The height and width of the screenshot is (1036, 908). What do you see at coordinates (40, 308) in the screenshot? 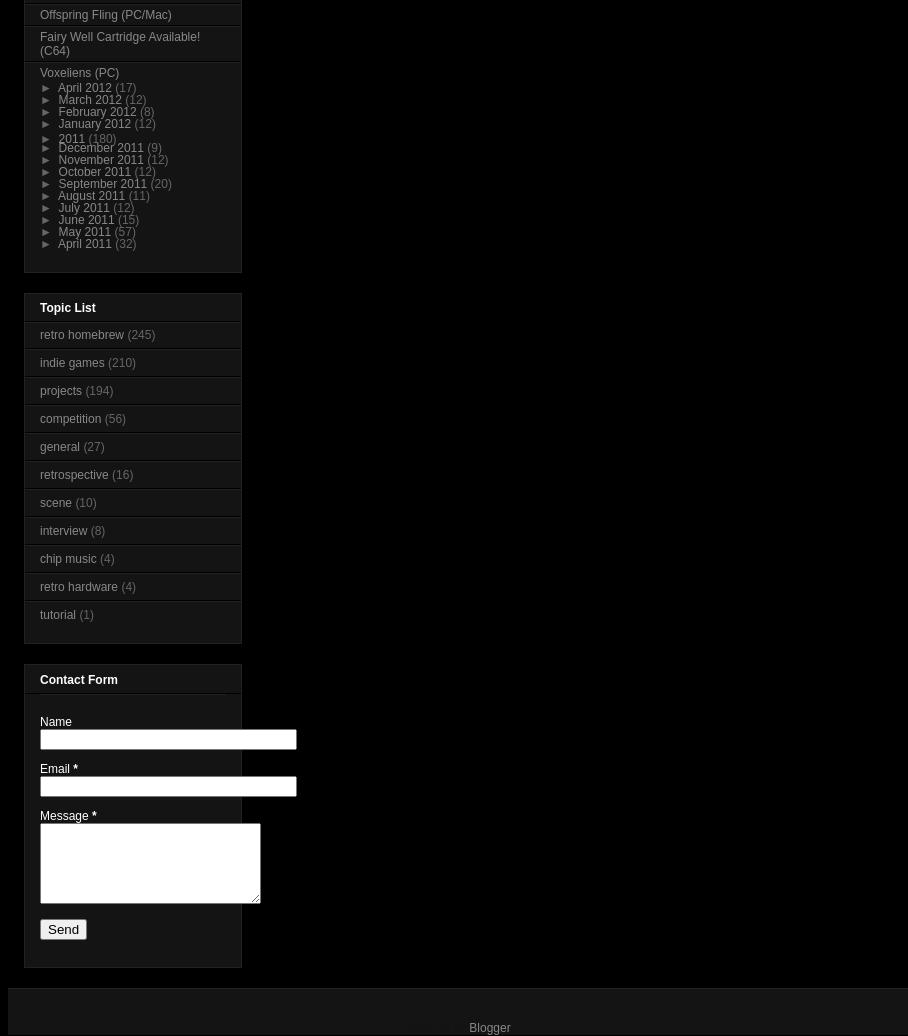
I see `'Topic List'` at bounding box center [40, 308].